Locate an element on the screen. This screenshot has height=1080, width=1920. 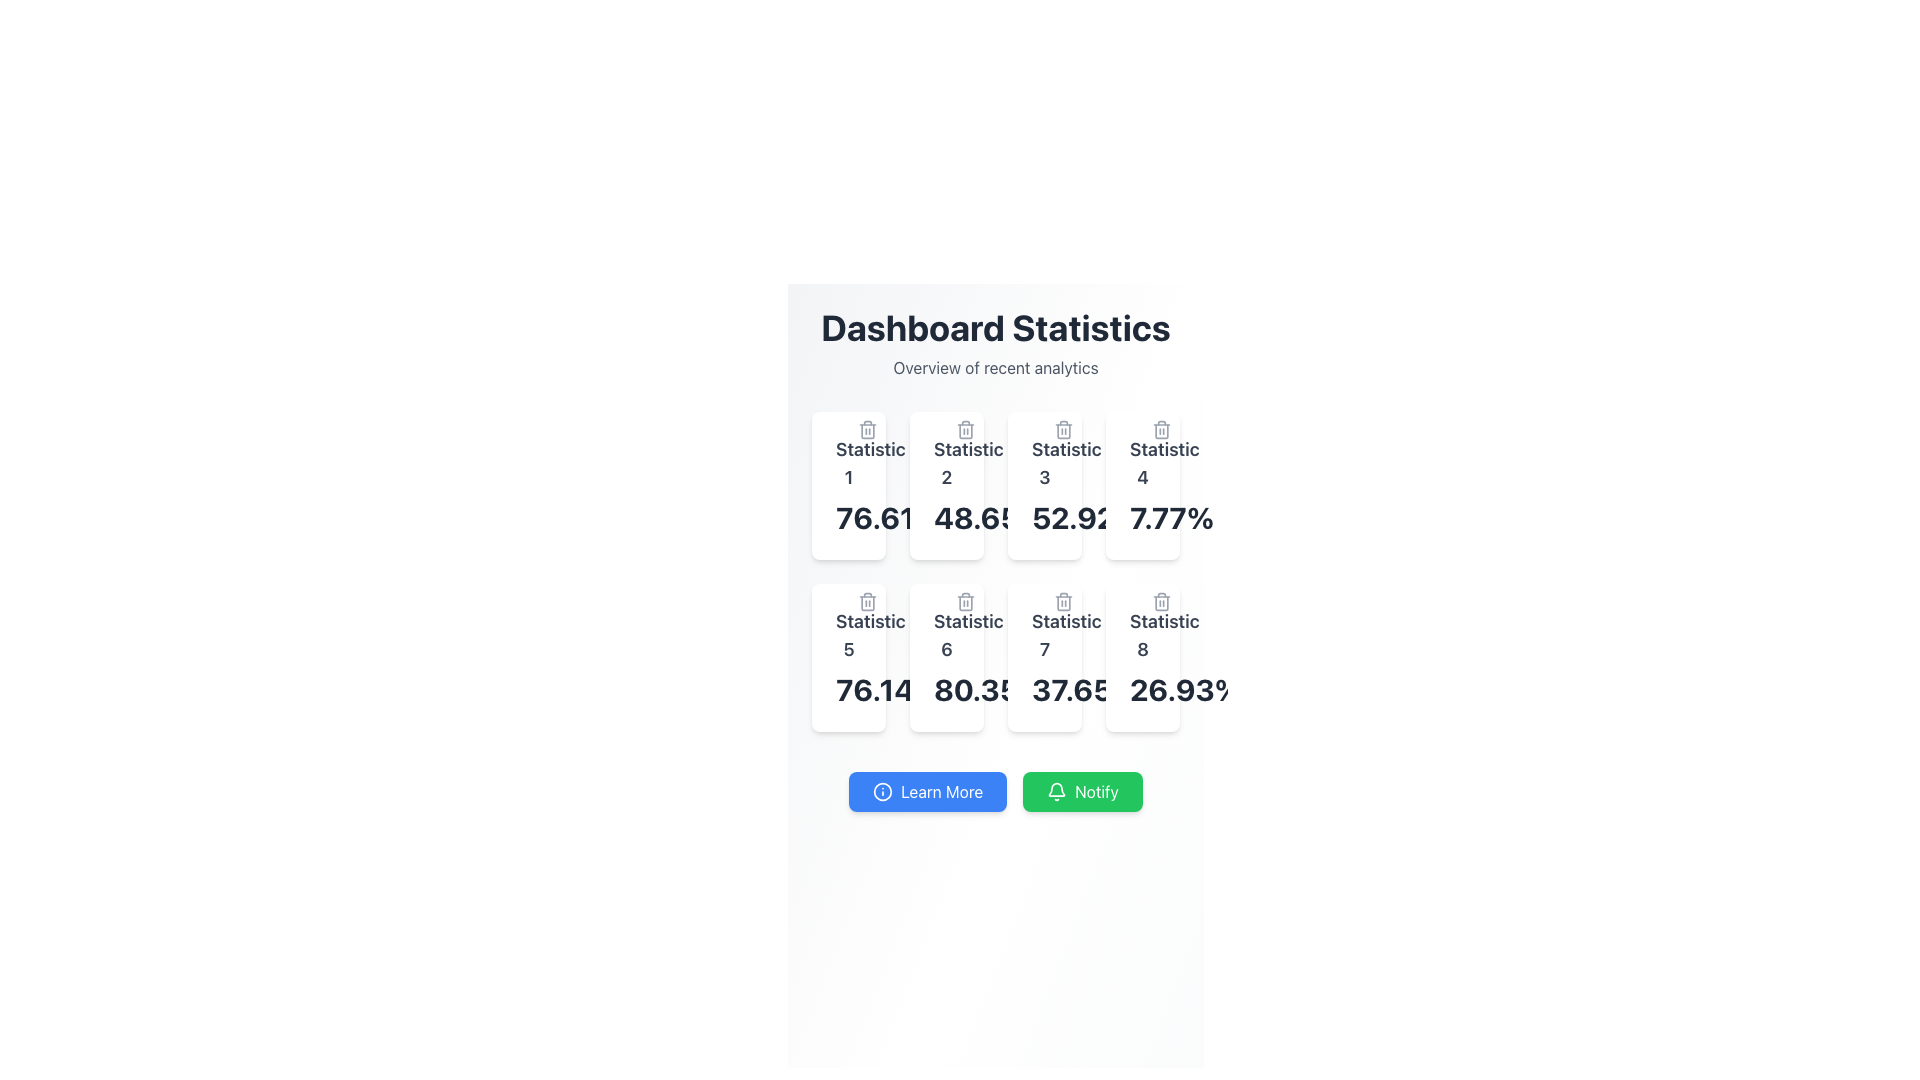
the bell icon inside the green 'Notify' button is located at coordinates (1056, 790).